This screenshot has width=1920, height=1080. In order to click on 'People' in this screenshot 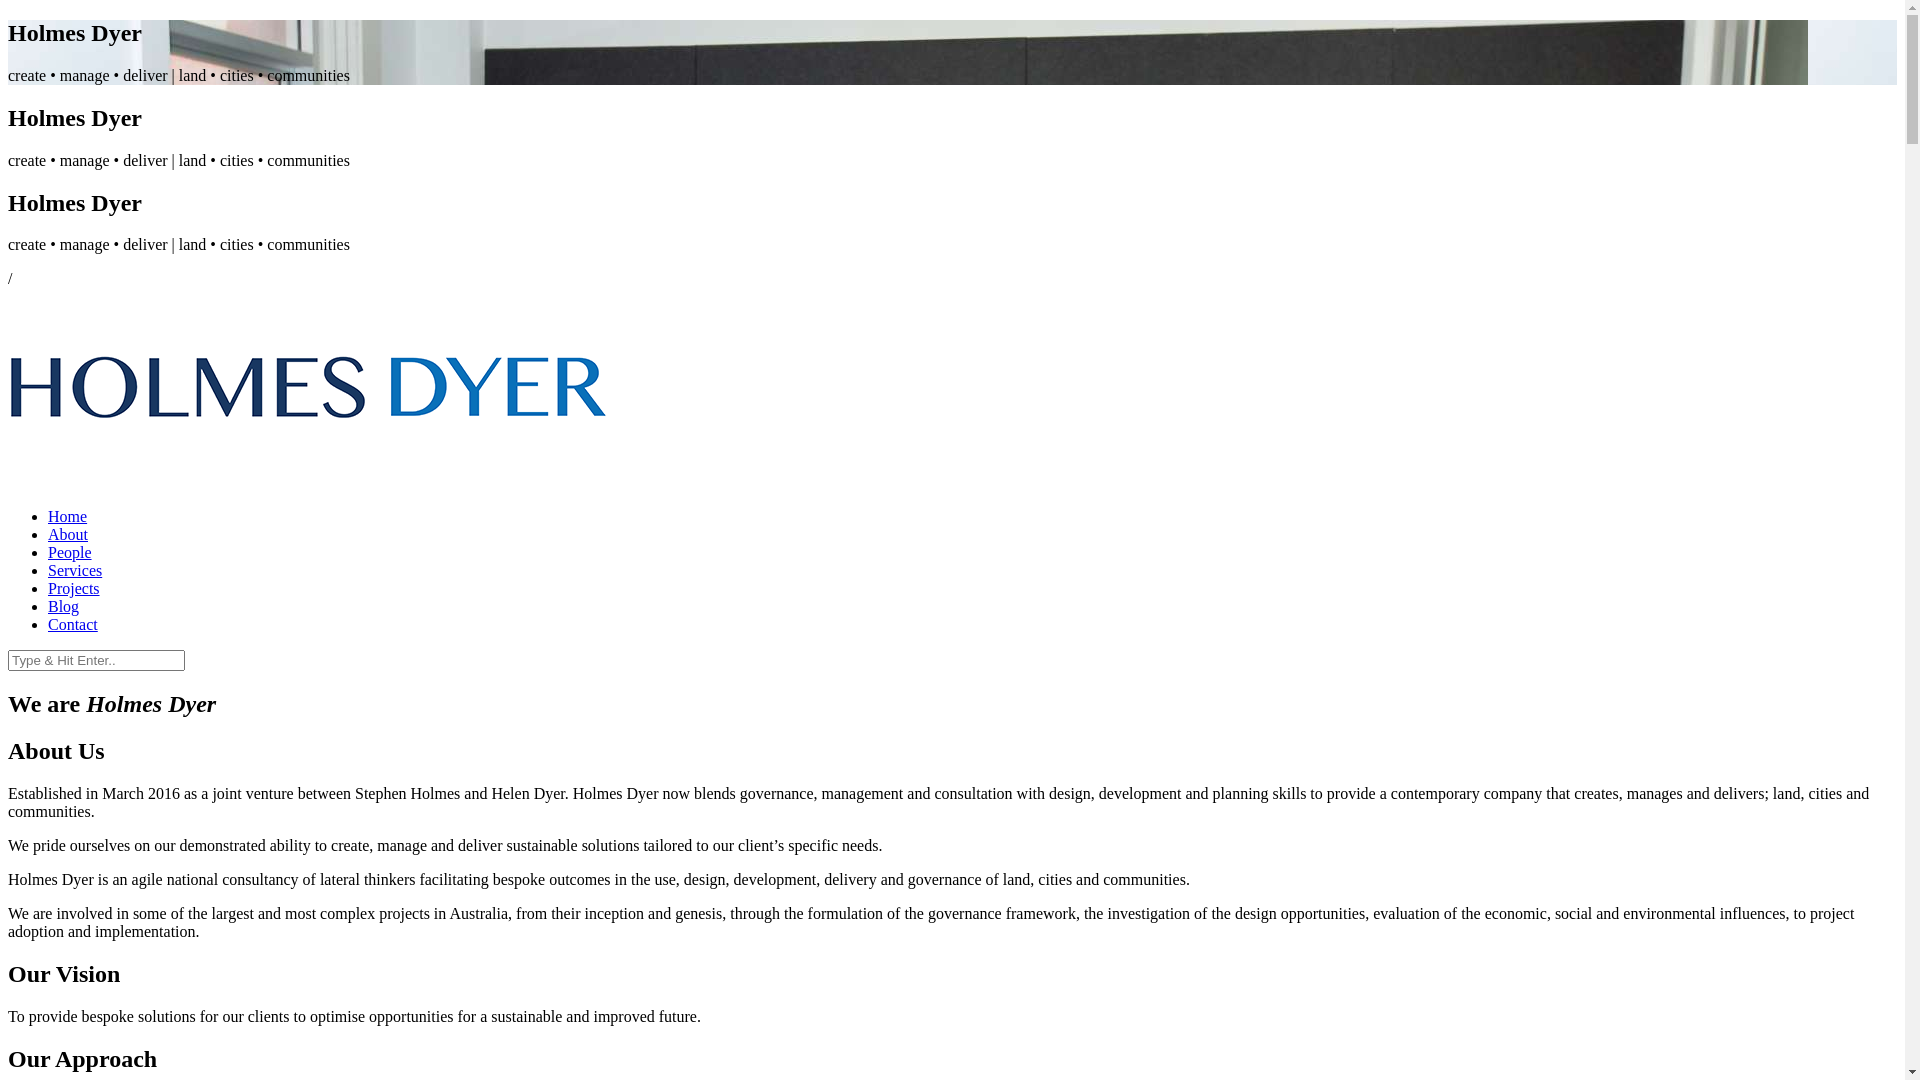, I will do `click(70, 552)`.